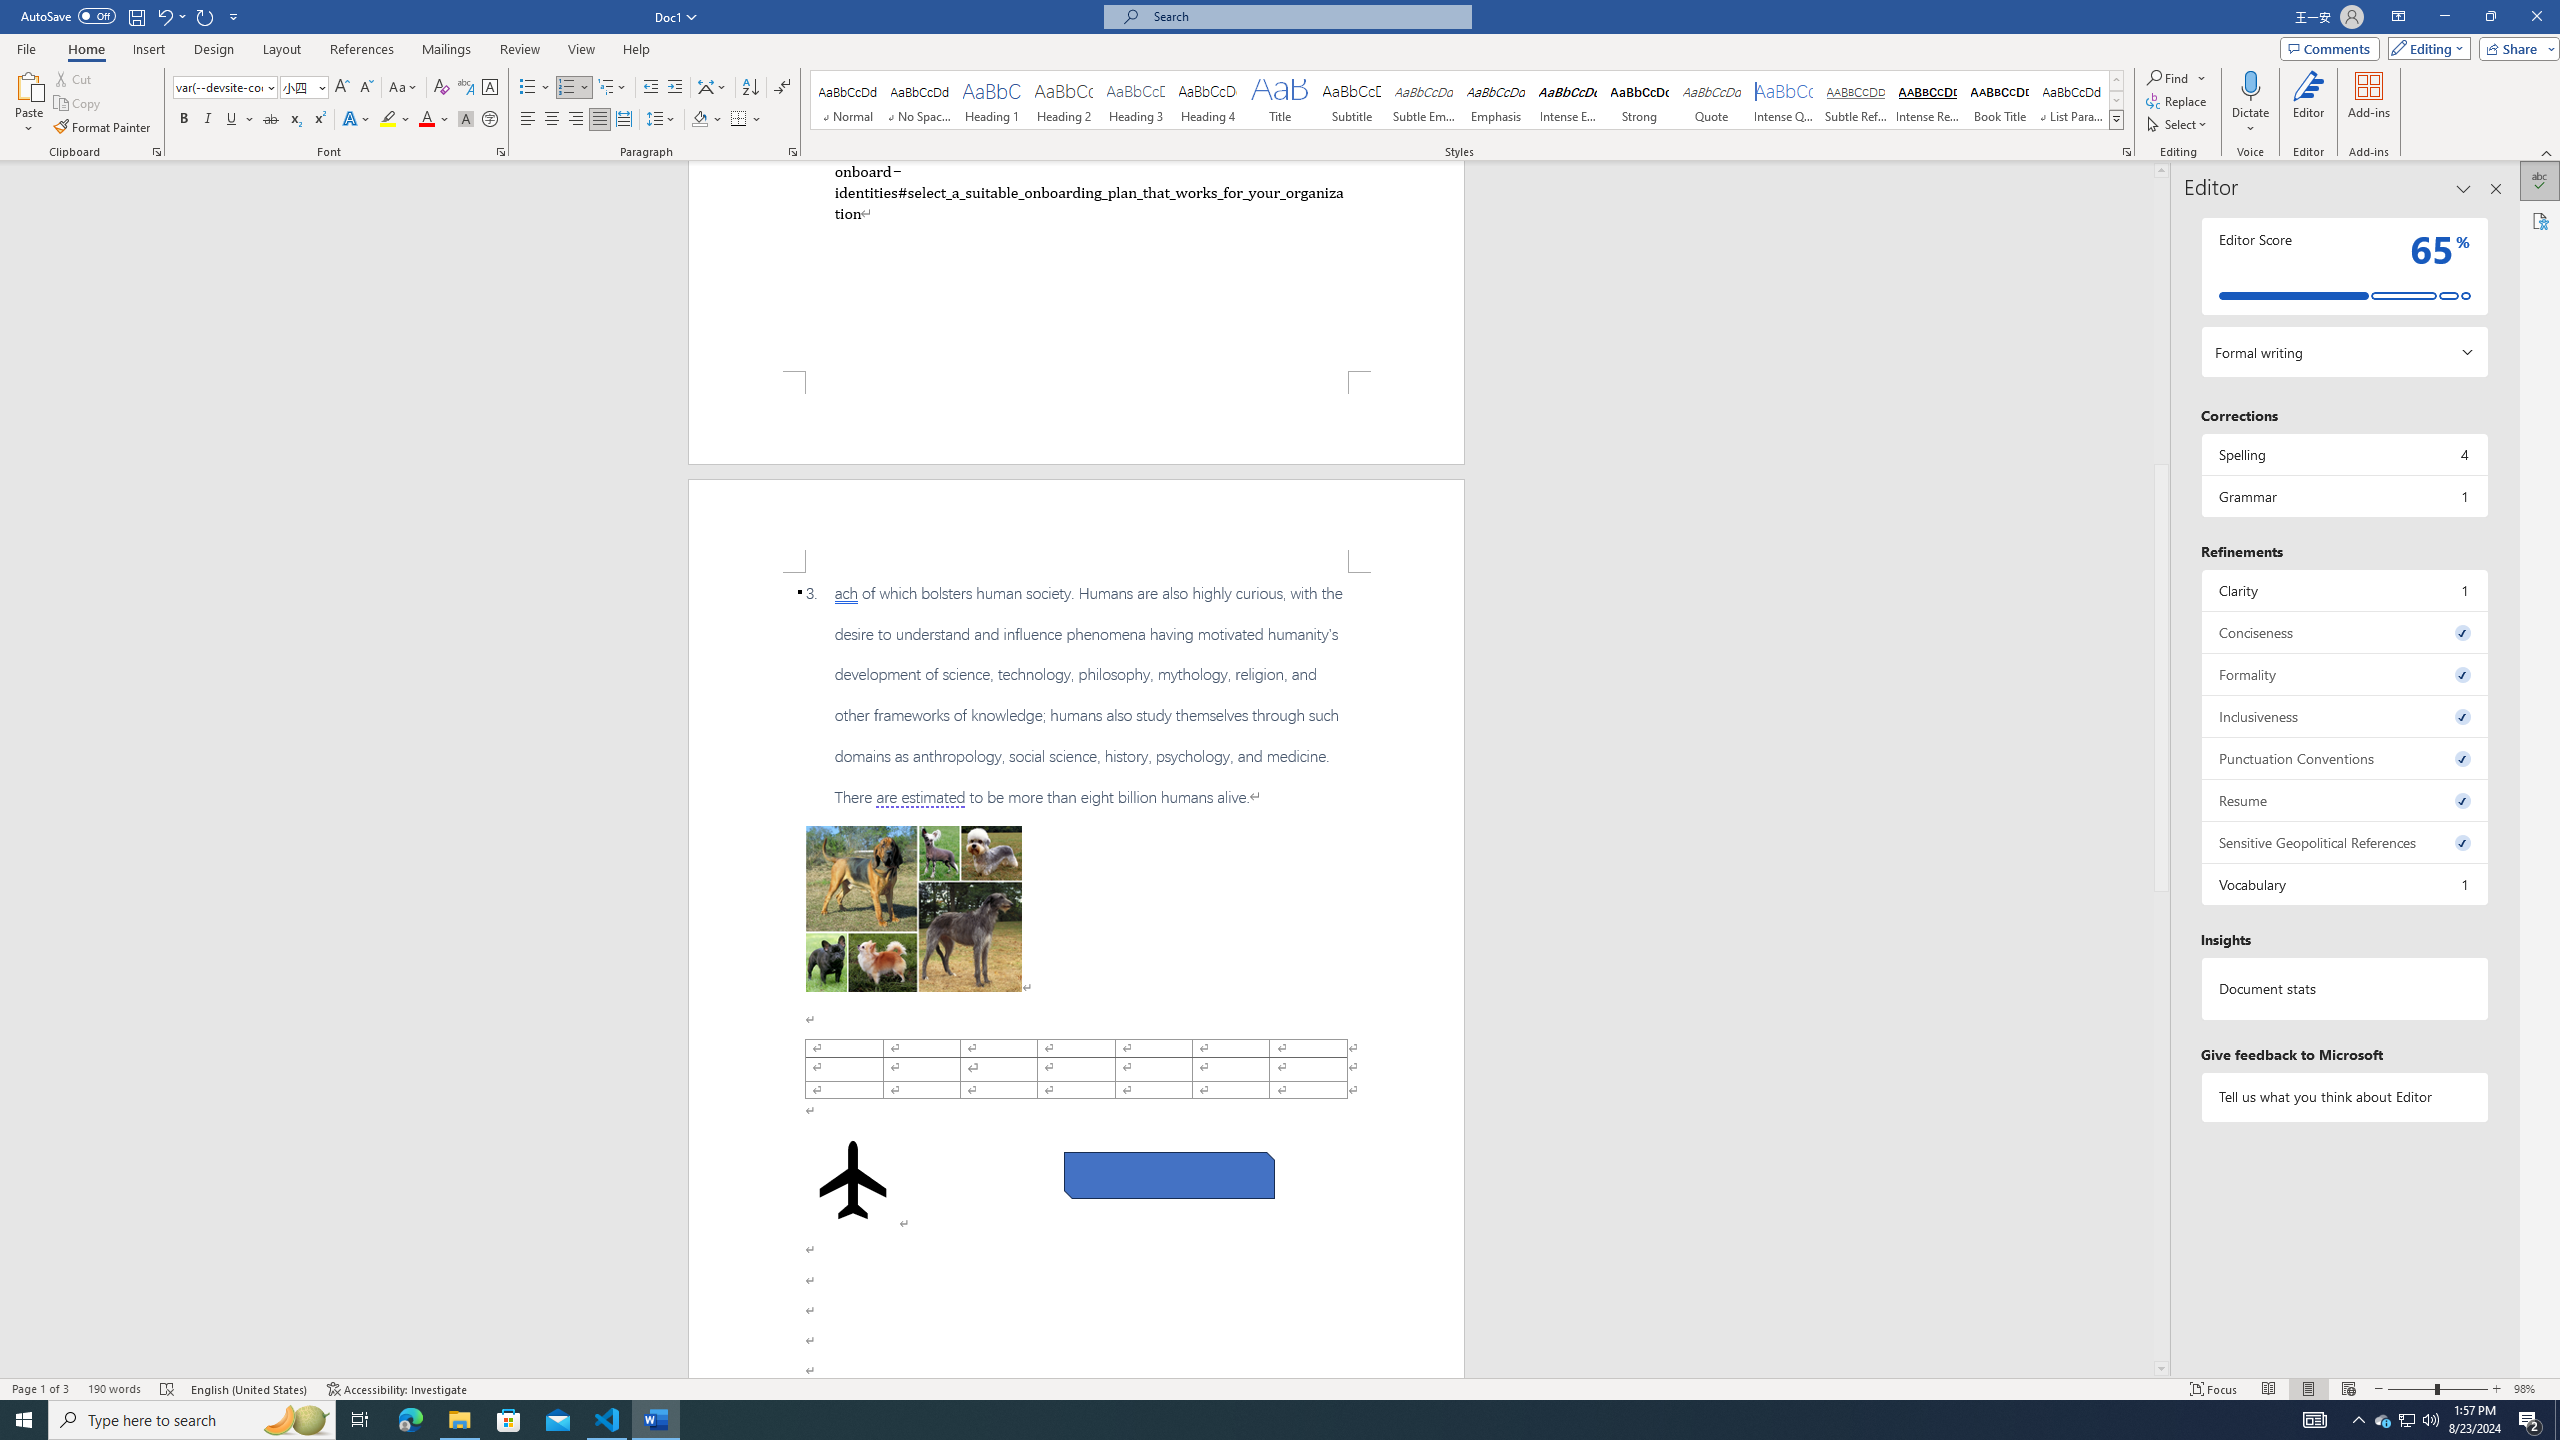 This screenshot has width=2560, height=1440. What do you see at coordinates (303, 87) in the screenshot?
I see `'Font Size'` at bounding box center [303, 87].